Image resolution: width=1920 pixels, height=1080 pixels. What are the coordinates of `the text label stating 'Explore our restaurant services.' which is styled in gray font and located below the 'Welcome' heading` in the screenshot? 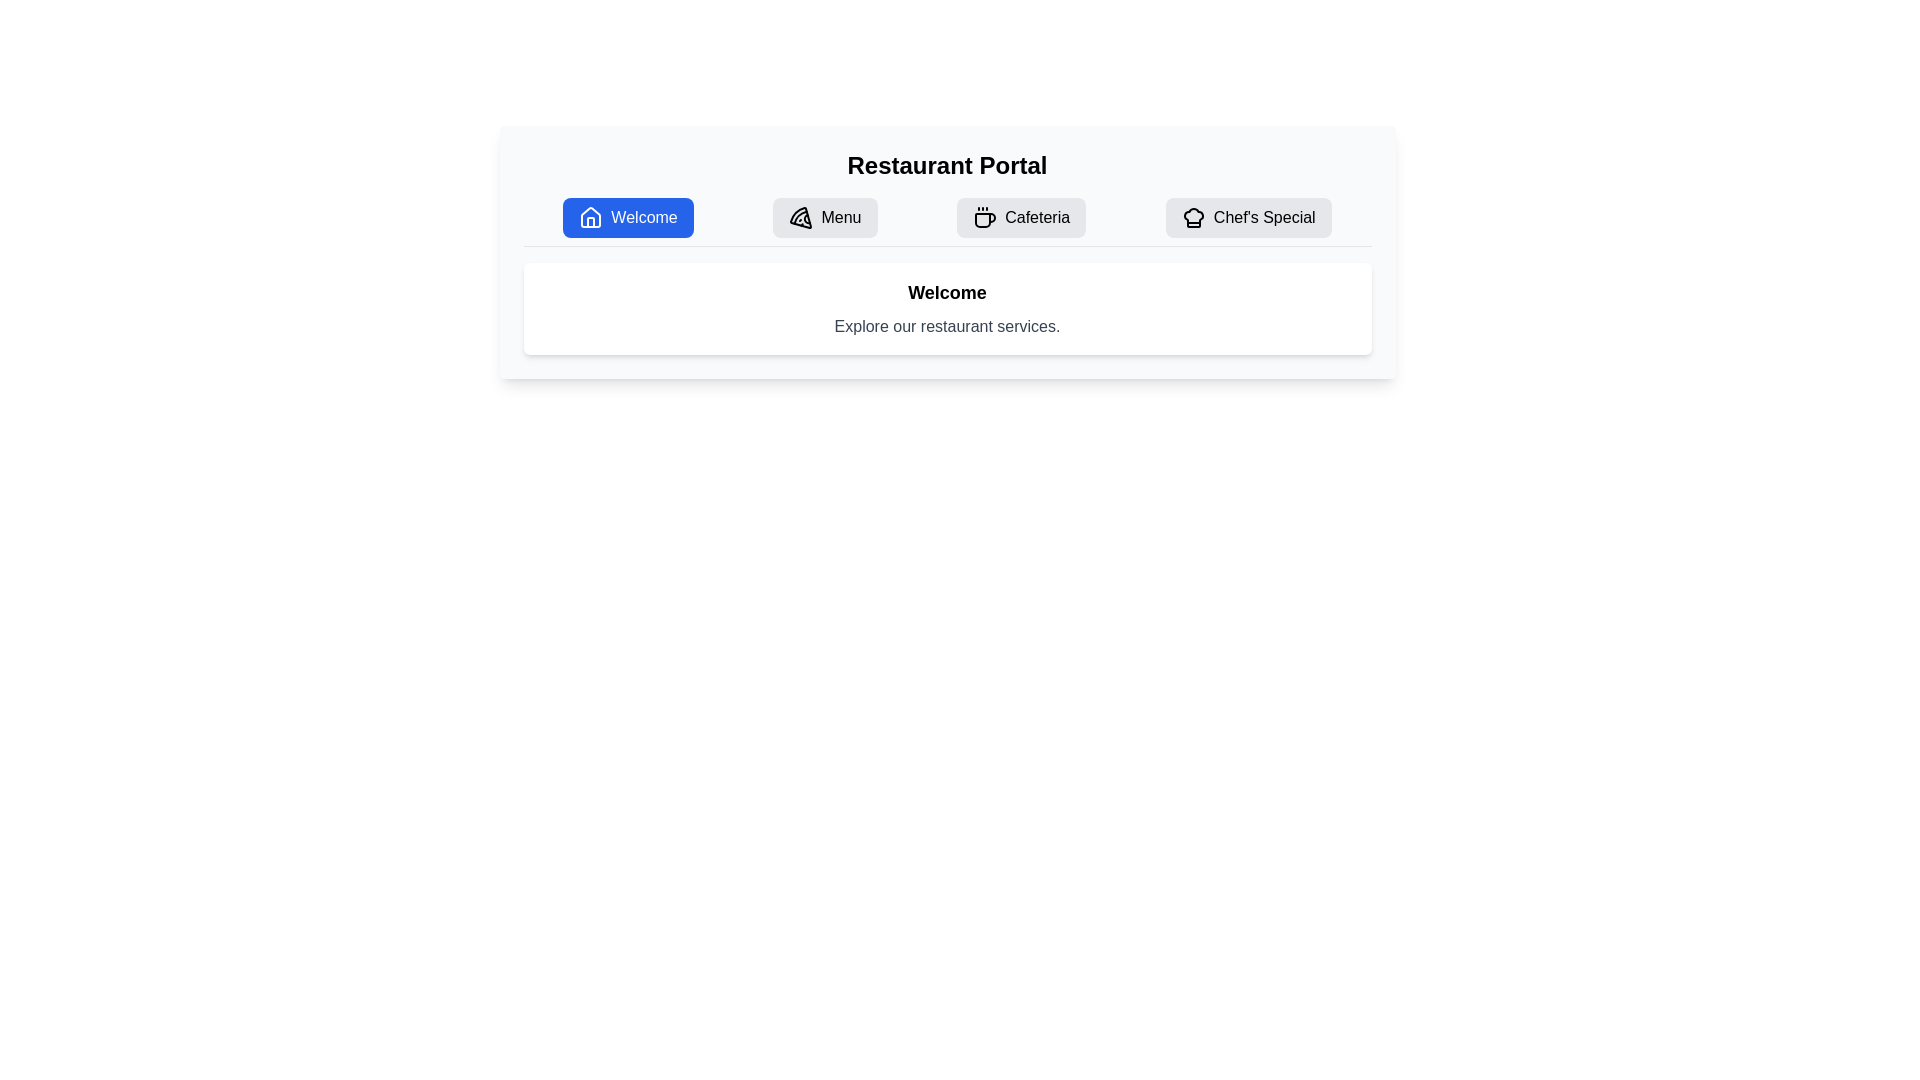 It's located at (946, 326).